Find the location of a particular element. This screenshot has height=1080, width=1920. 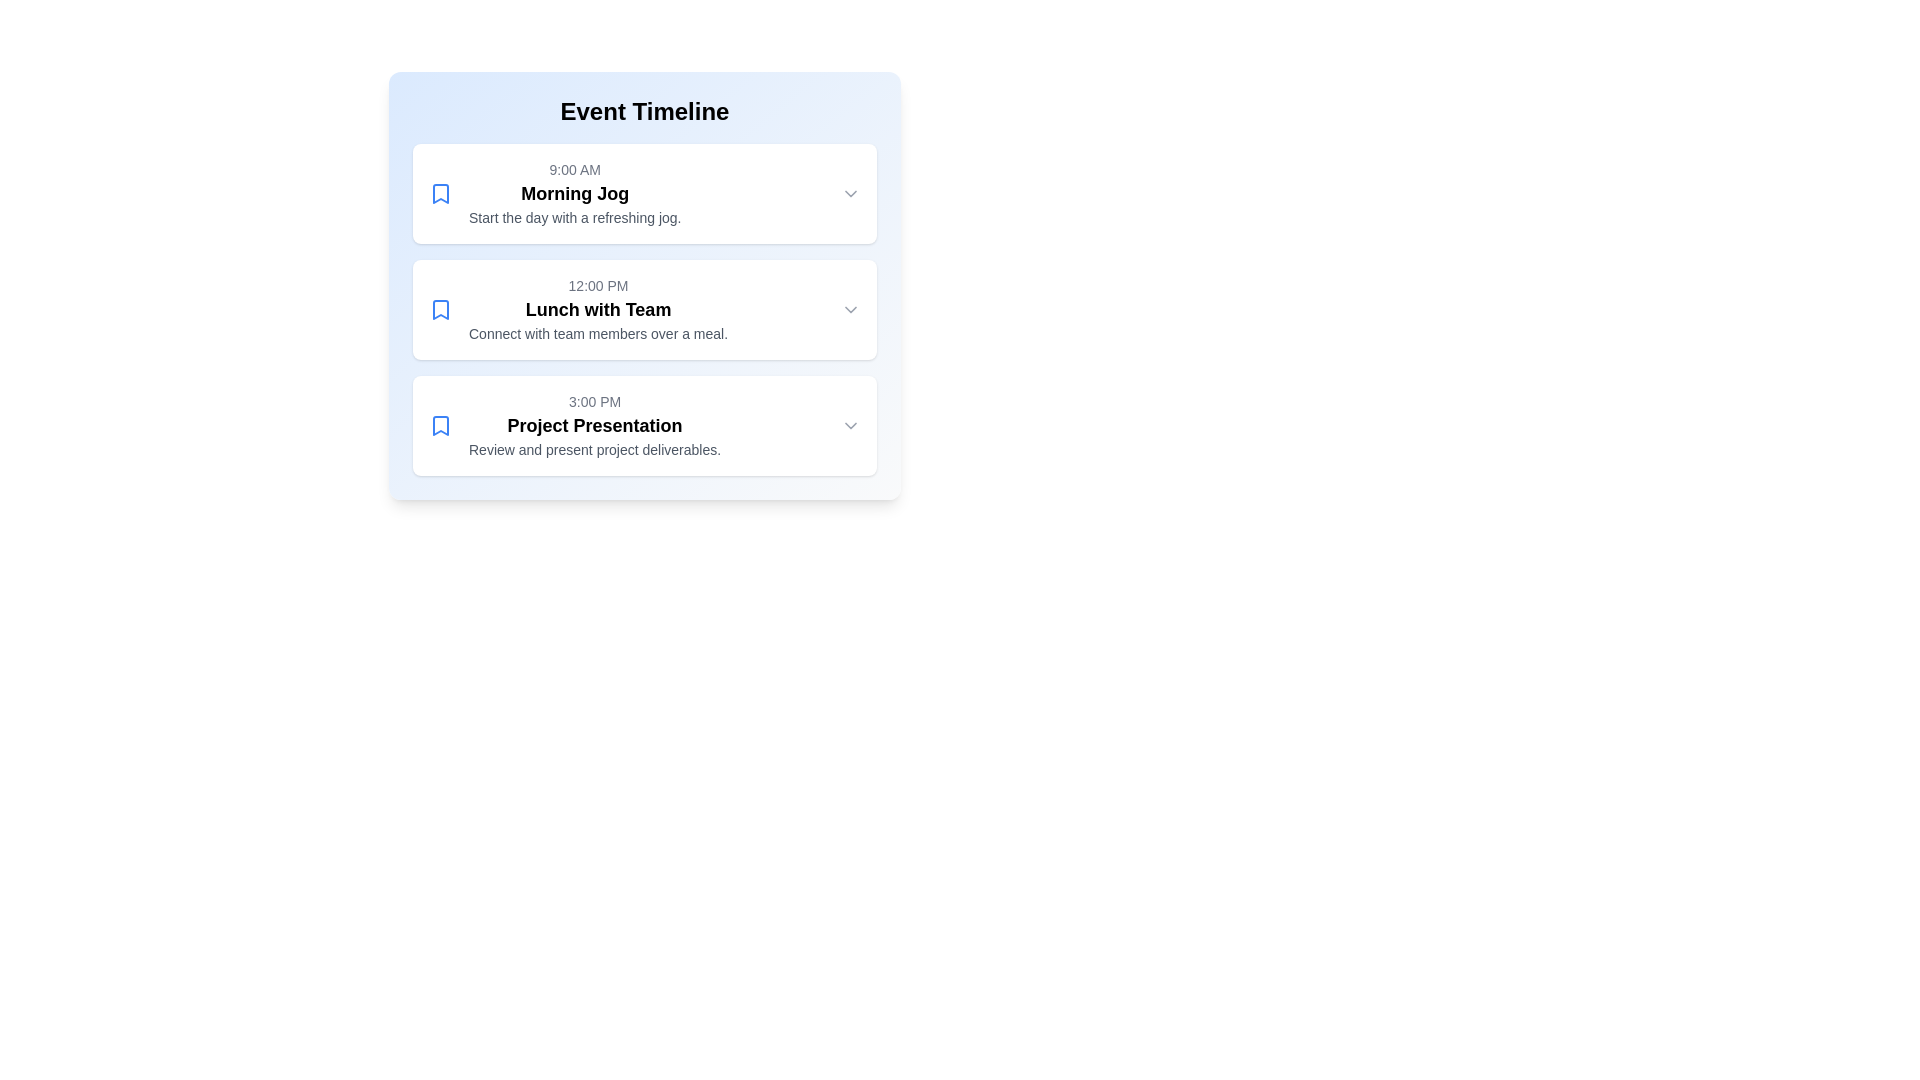

the icon located to the left of the text and timestamp in the third event card titled 'Project Presentation', which serves as a visual indicator for marking the event as important or bookmarked is located at coordinates (440, 424).